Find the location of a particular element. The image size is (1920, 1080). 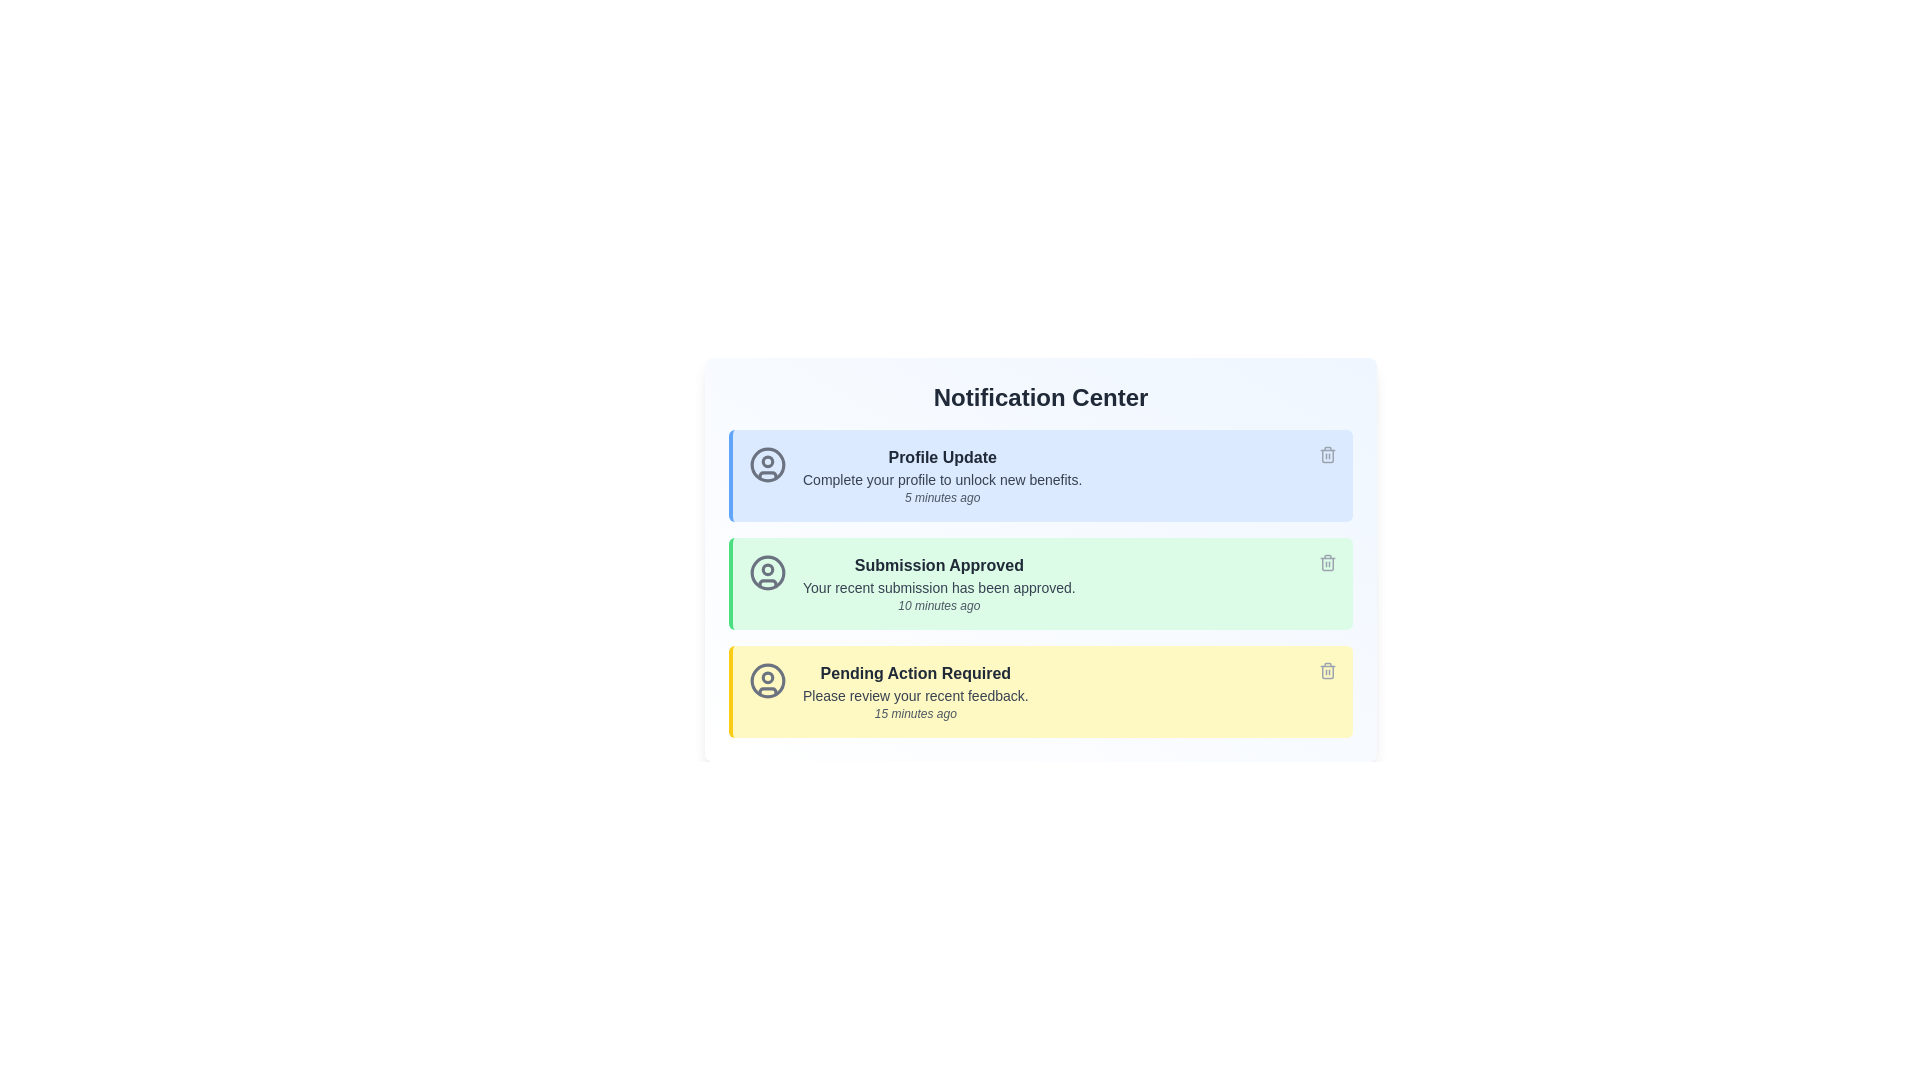

the circular graphic element representing the head of the user profile icon, which is part of the blue notification card at the top of the list is located at coordinates (767, 461).